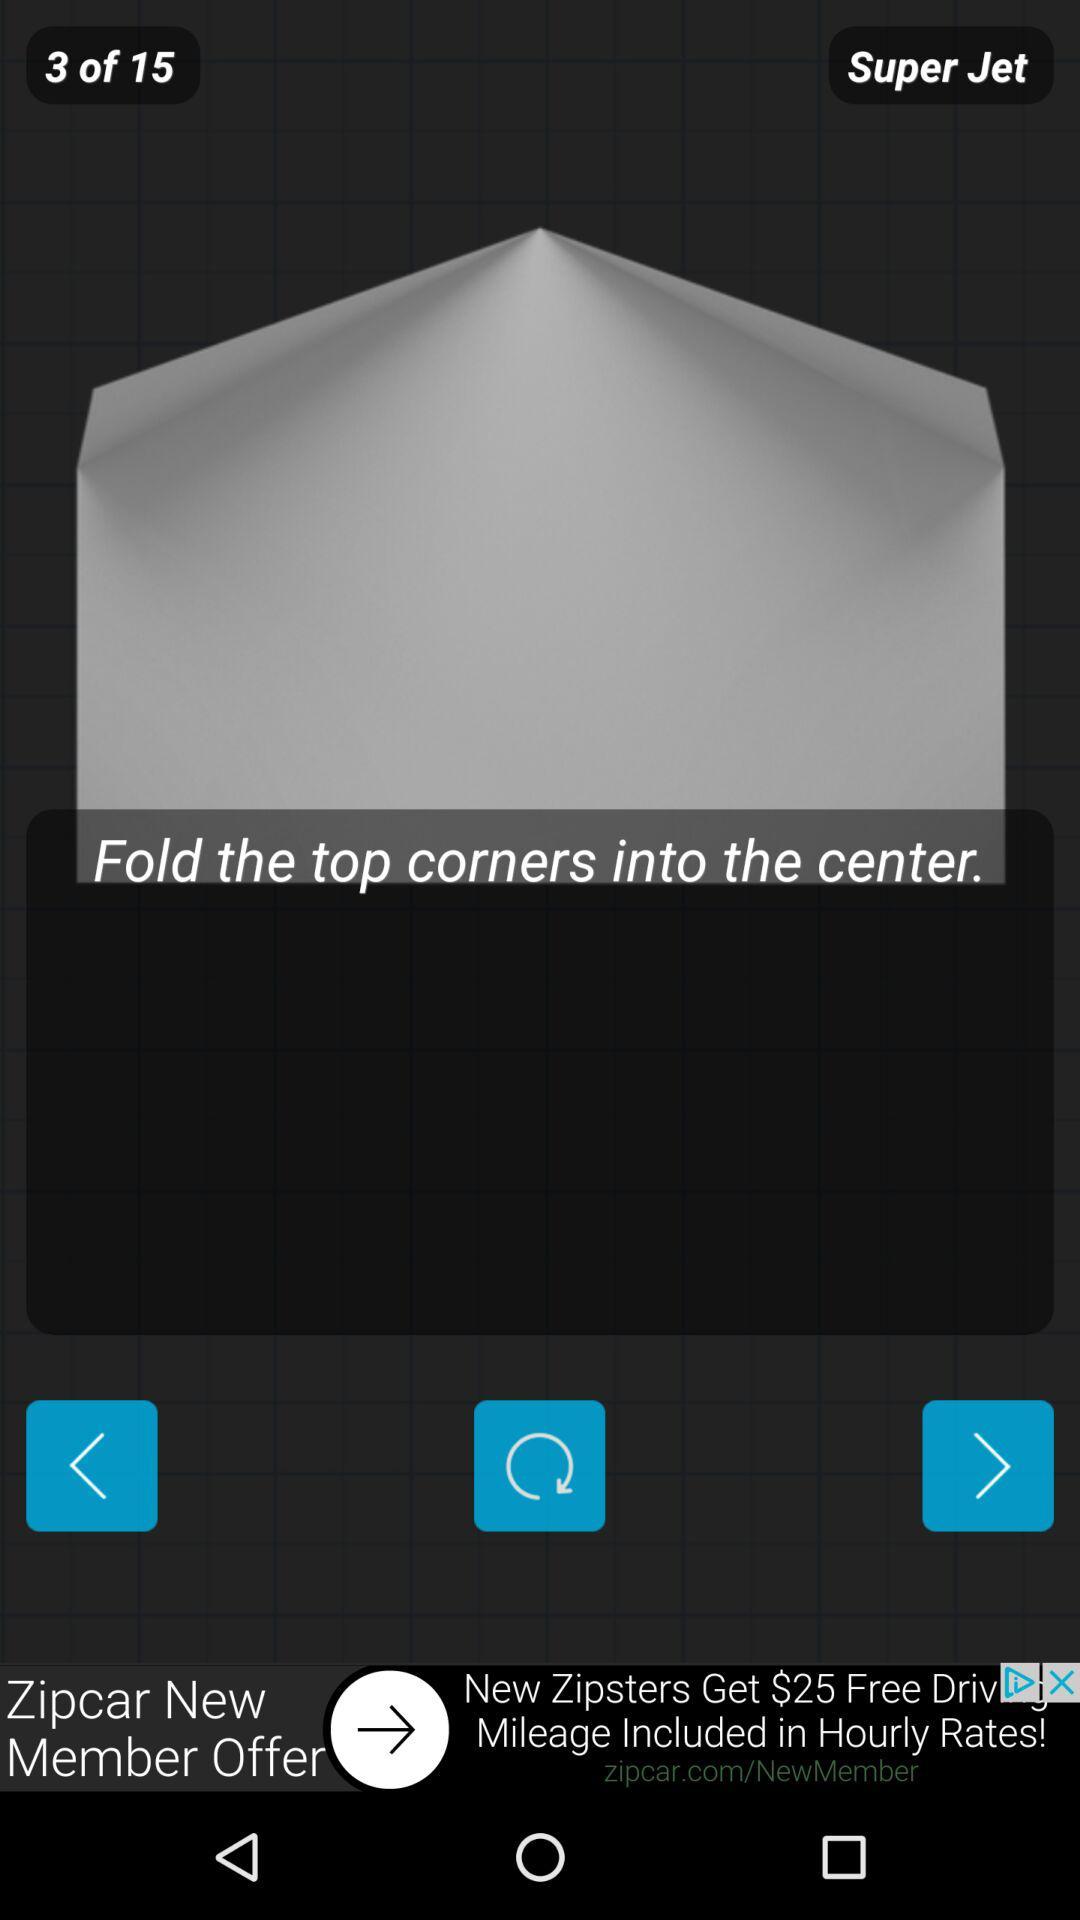  What do you see at coordinates (91, 1465) in the screenshot?
I see `previous button` at bounding box center [91, 1465].